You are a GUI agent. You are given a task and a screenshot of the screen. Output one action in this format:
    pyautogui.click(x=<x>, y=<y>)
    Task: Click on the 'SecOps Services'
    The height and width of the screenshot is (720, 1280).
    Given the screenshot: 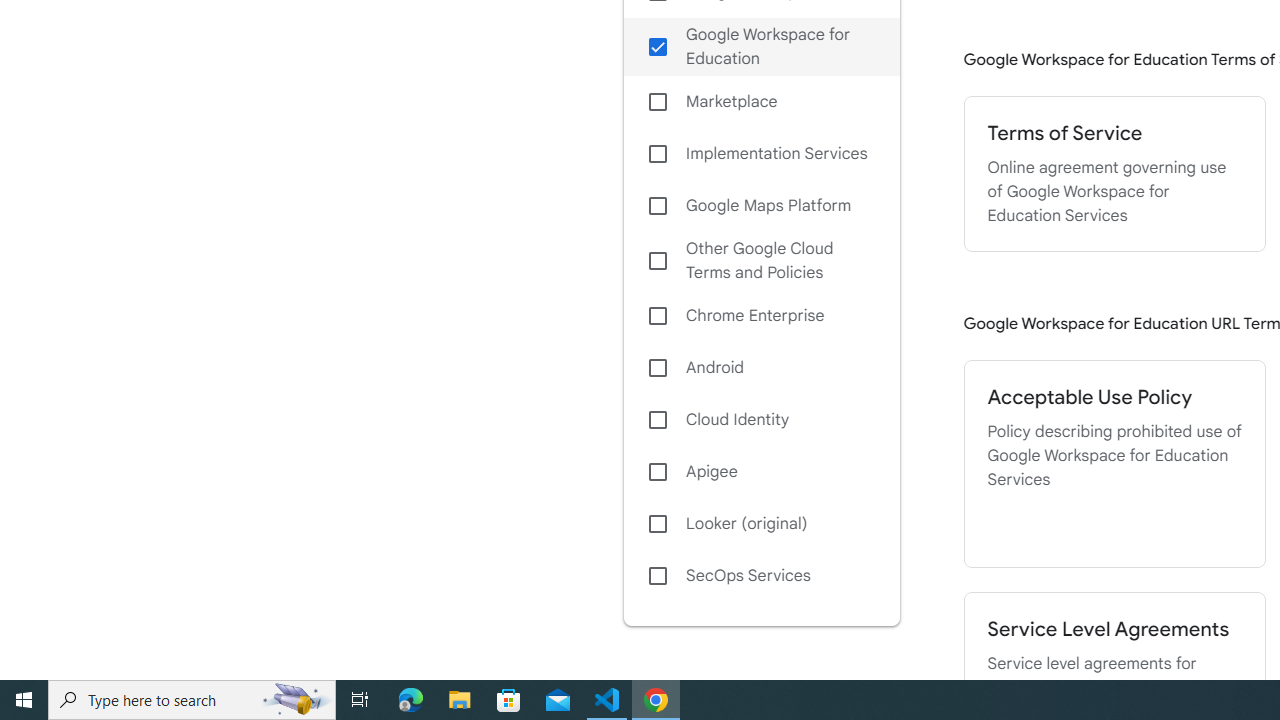 What is the action you would take?
    pyautogui.click(x=760, y=576)
    